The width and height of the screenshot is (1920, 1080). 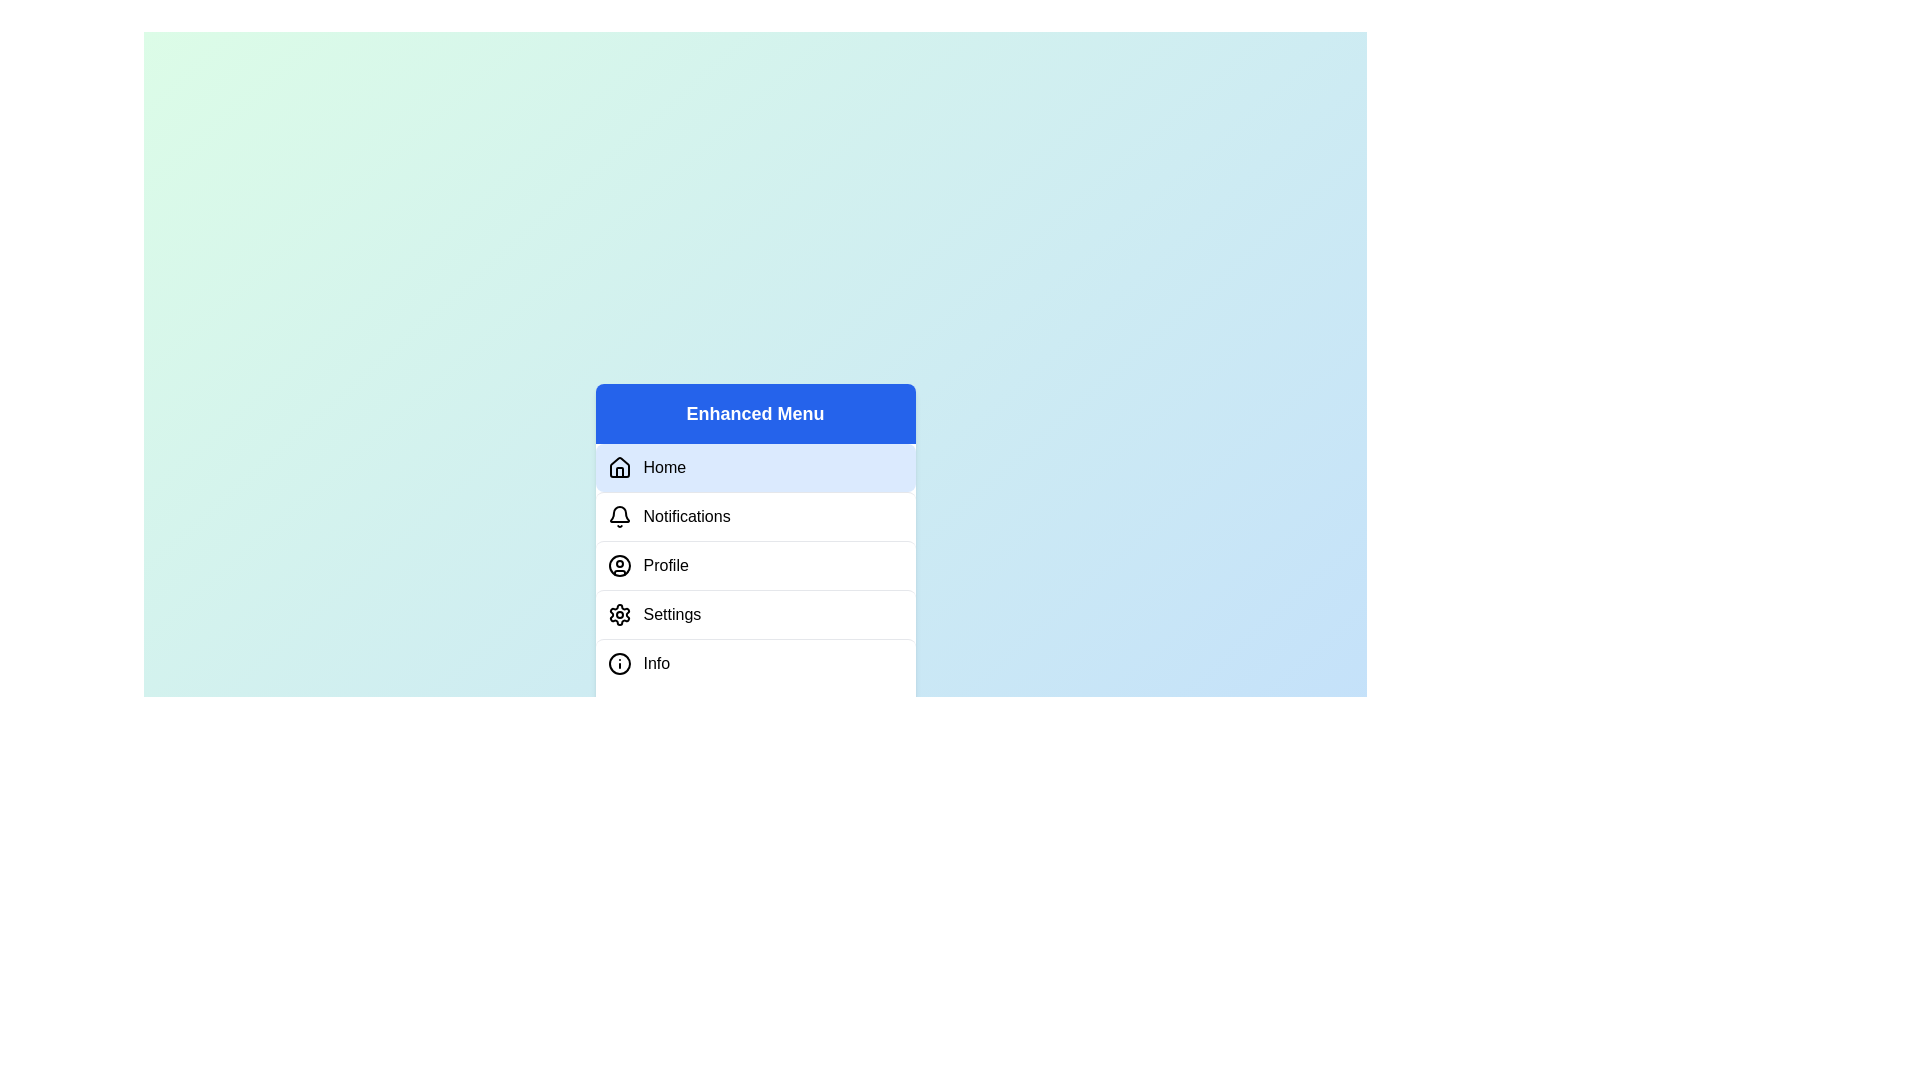 I want to click on the menu tab Home, so click(x=754, y=467).